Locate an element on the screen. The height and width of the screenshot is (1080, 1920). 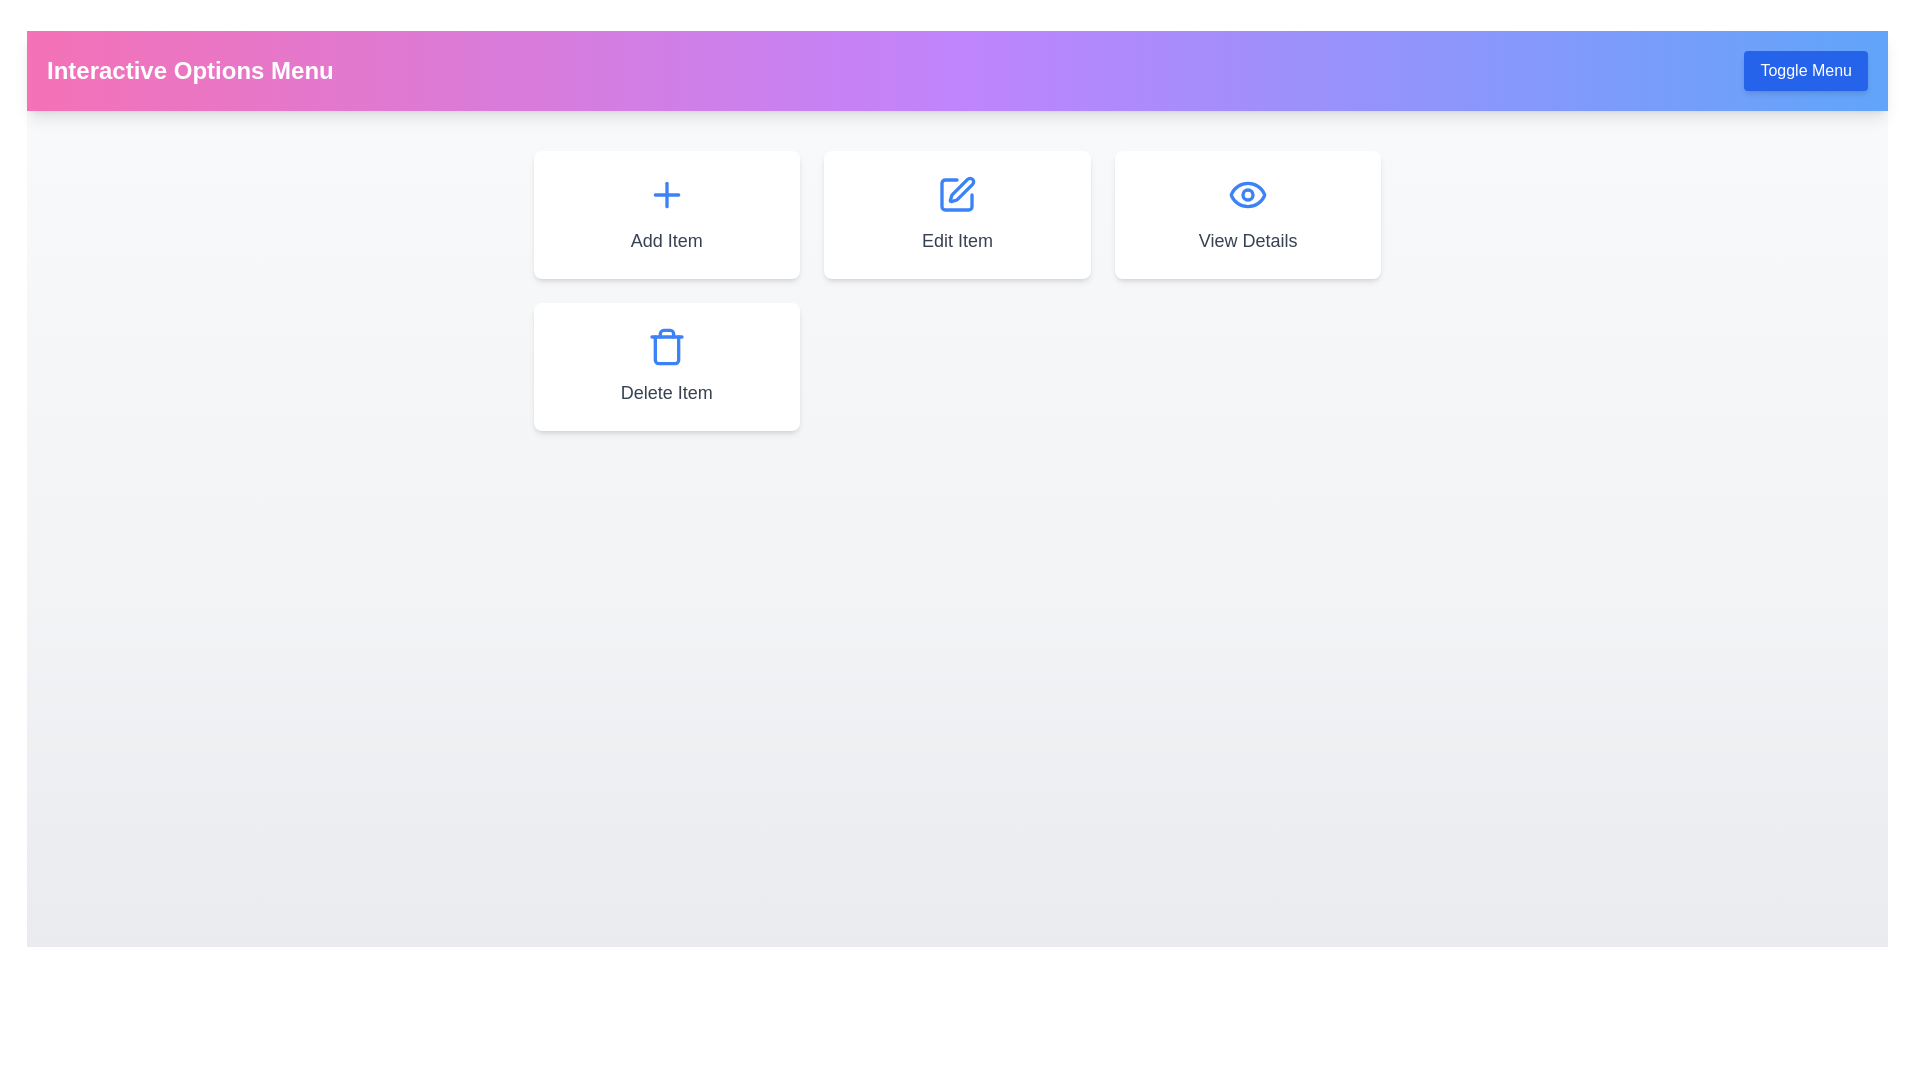
the 'View Details' button is located at coordinates (1247, 215).